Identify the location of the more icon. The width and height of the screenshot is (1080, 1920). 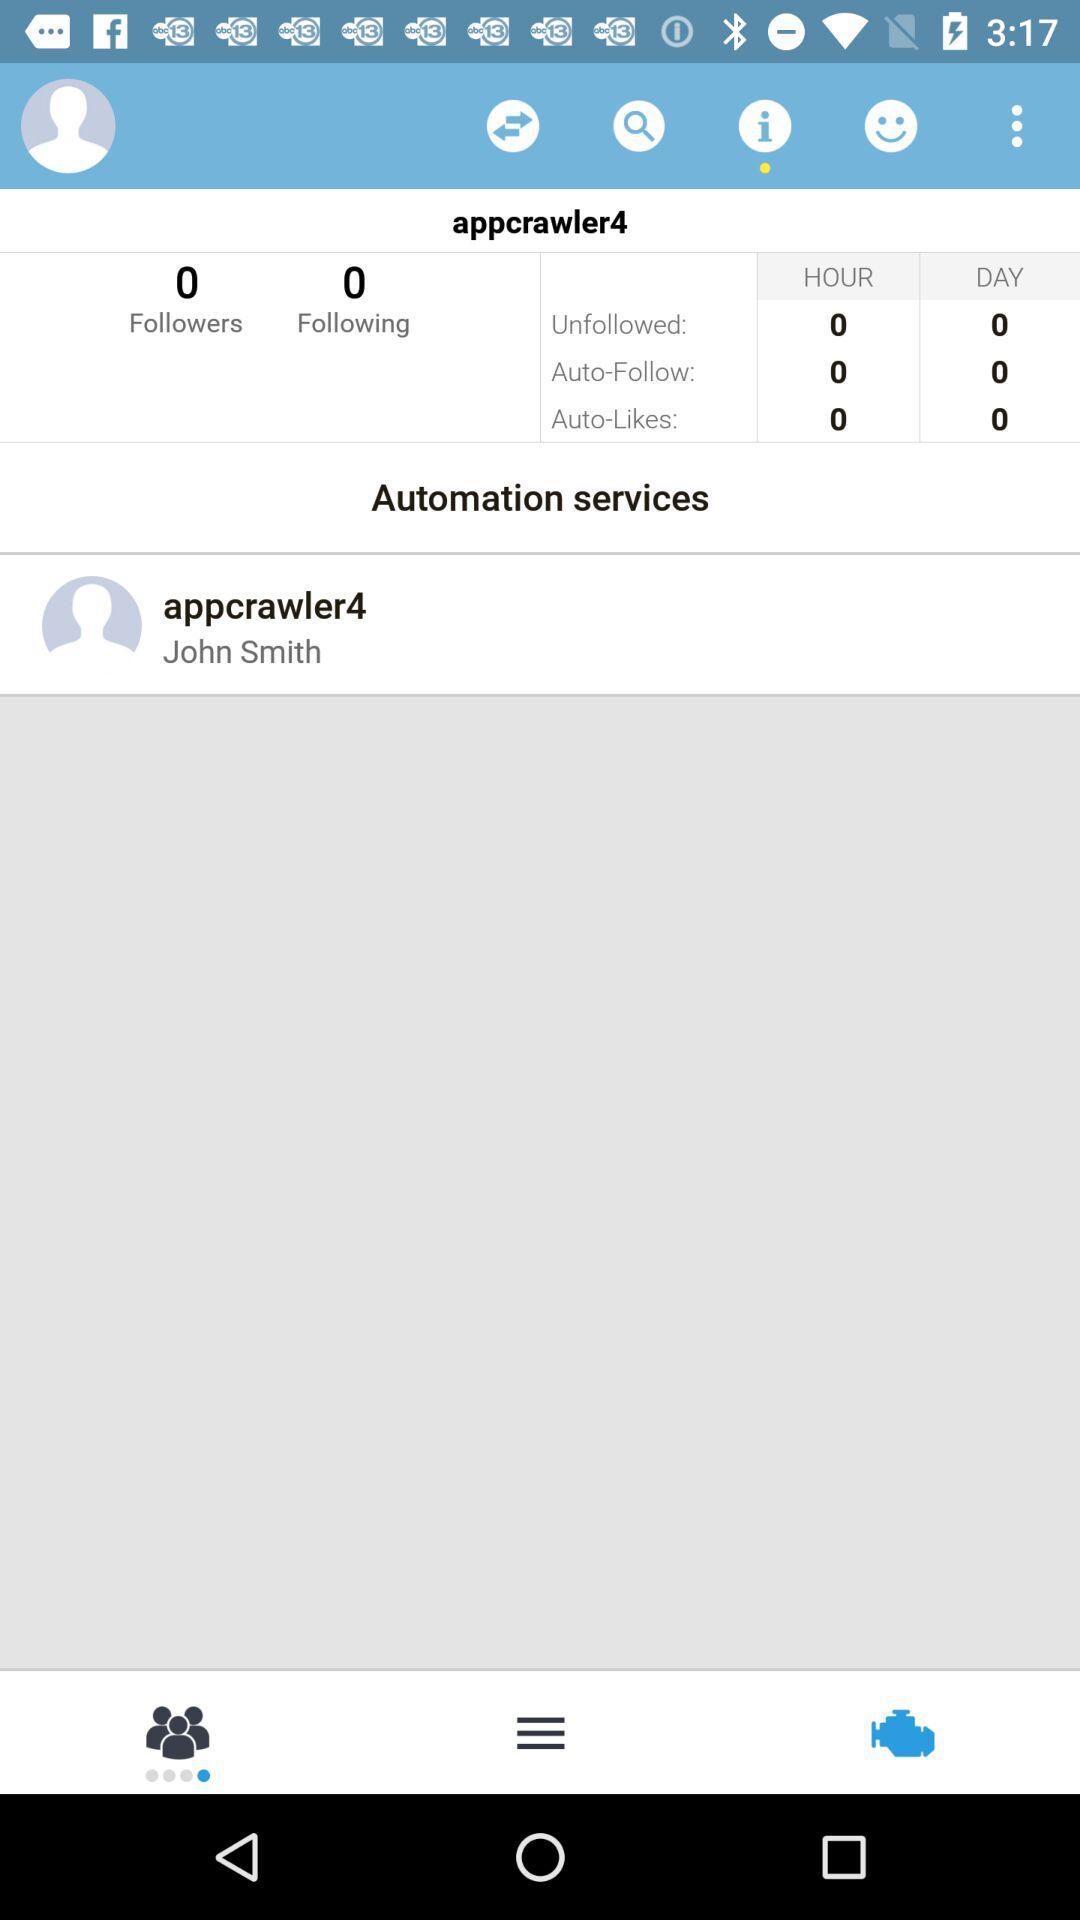
(540, 1730).